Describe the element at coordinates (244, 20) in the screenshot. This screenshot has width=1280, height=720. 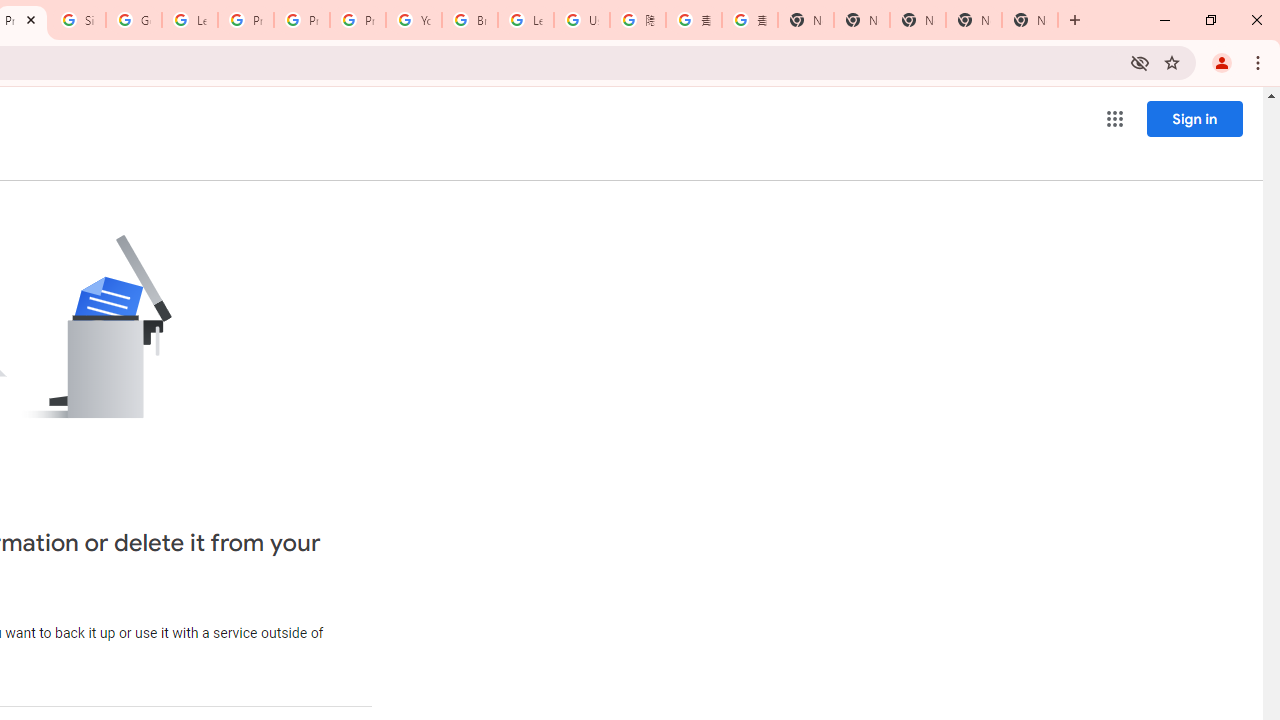
I see `'Privacy Help Center - Policies Help'` at that location.